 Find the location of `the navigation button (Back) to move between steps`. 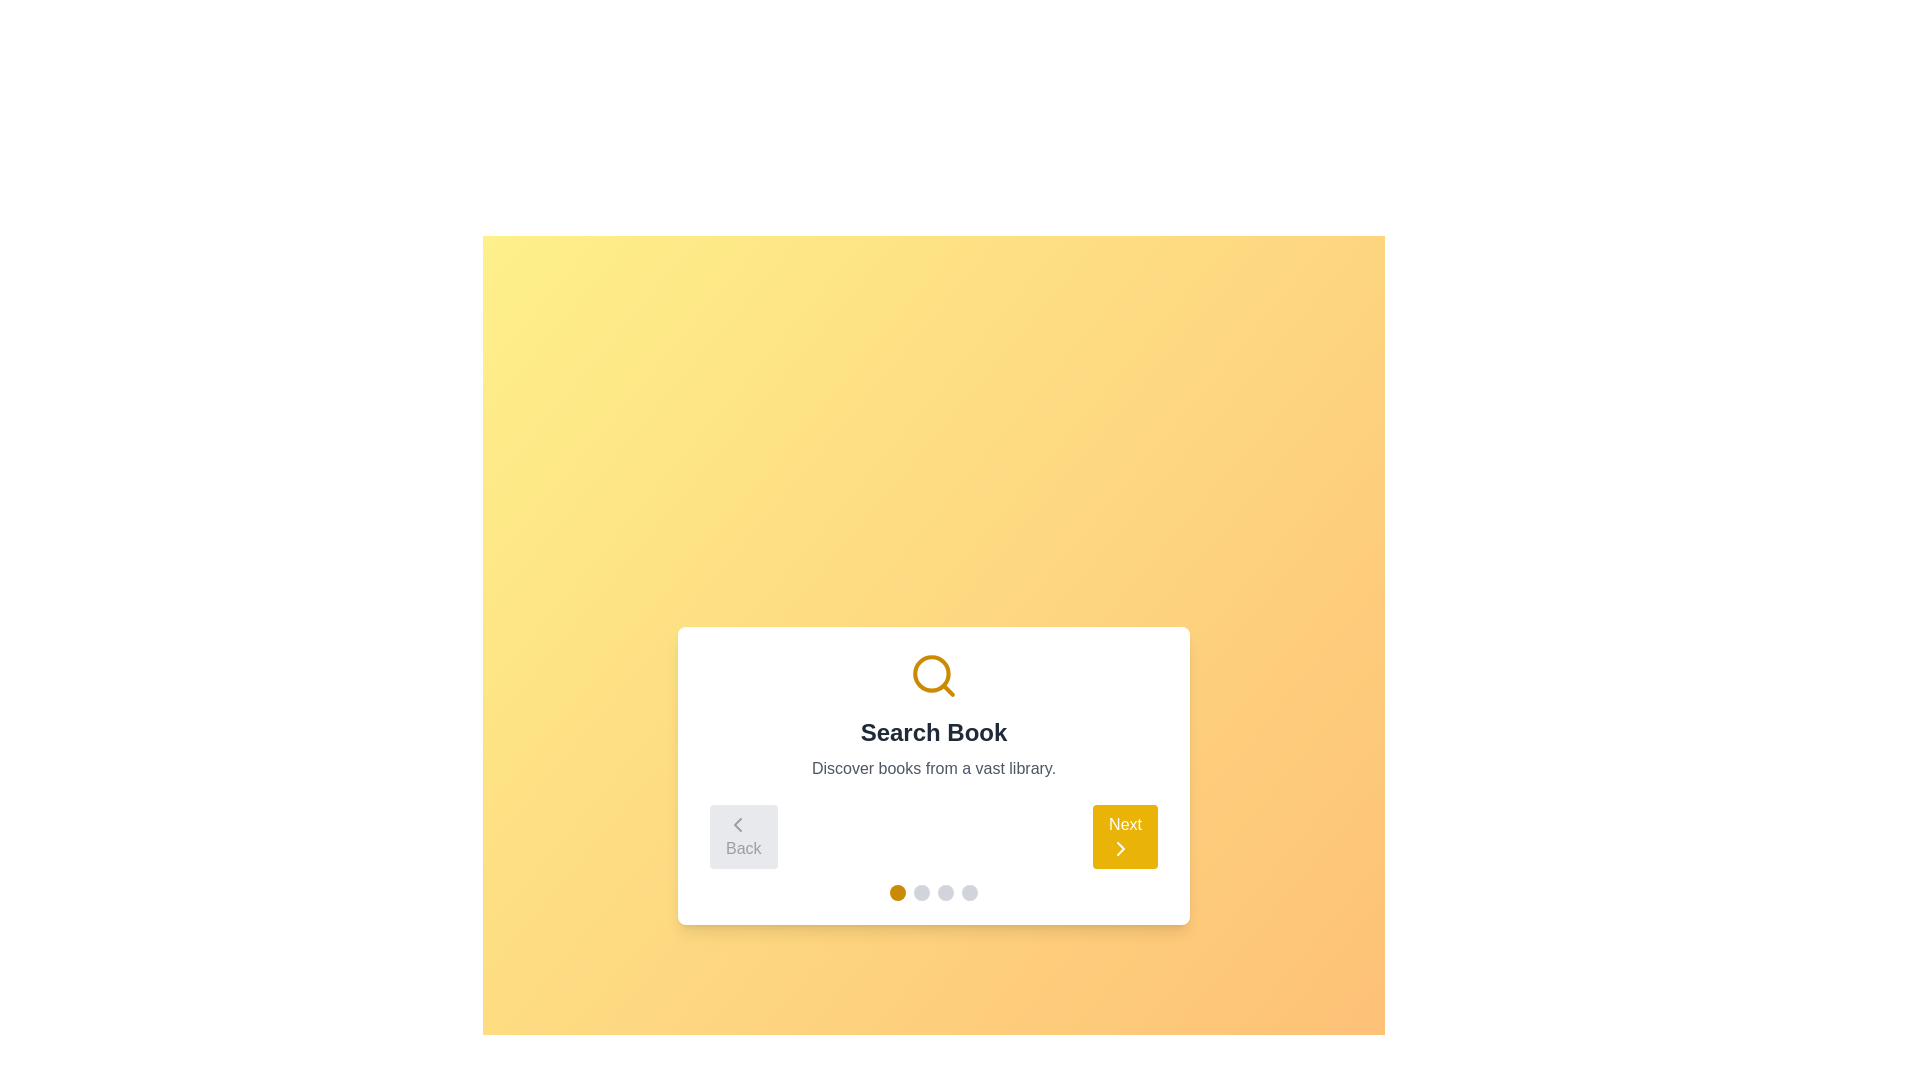

the navigation button (Back) to move between steps is located at coordinates (742, 837).